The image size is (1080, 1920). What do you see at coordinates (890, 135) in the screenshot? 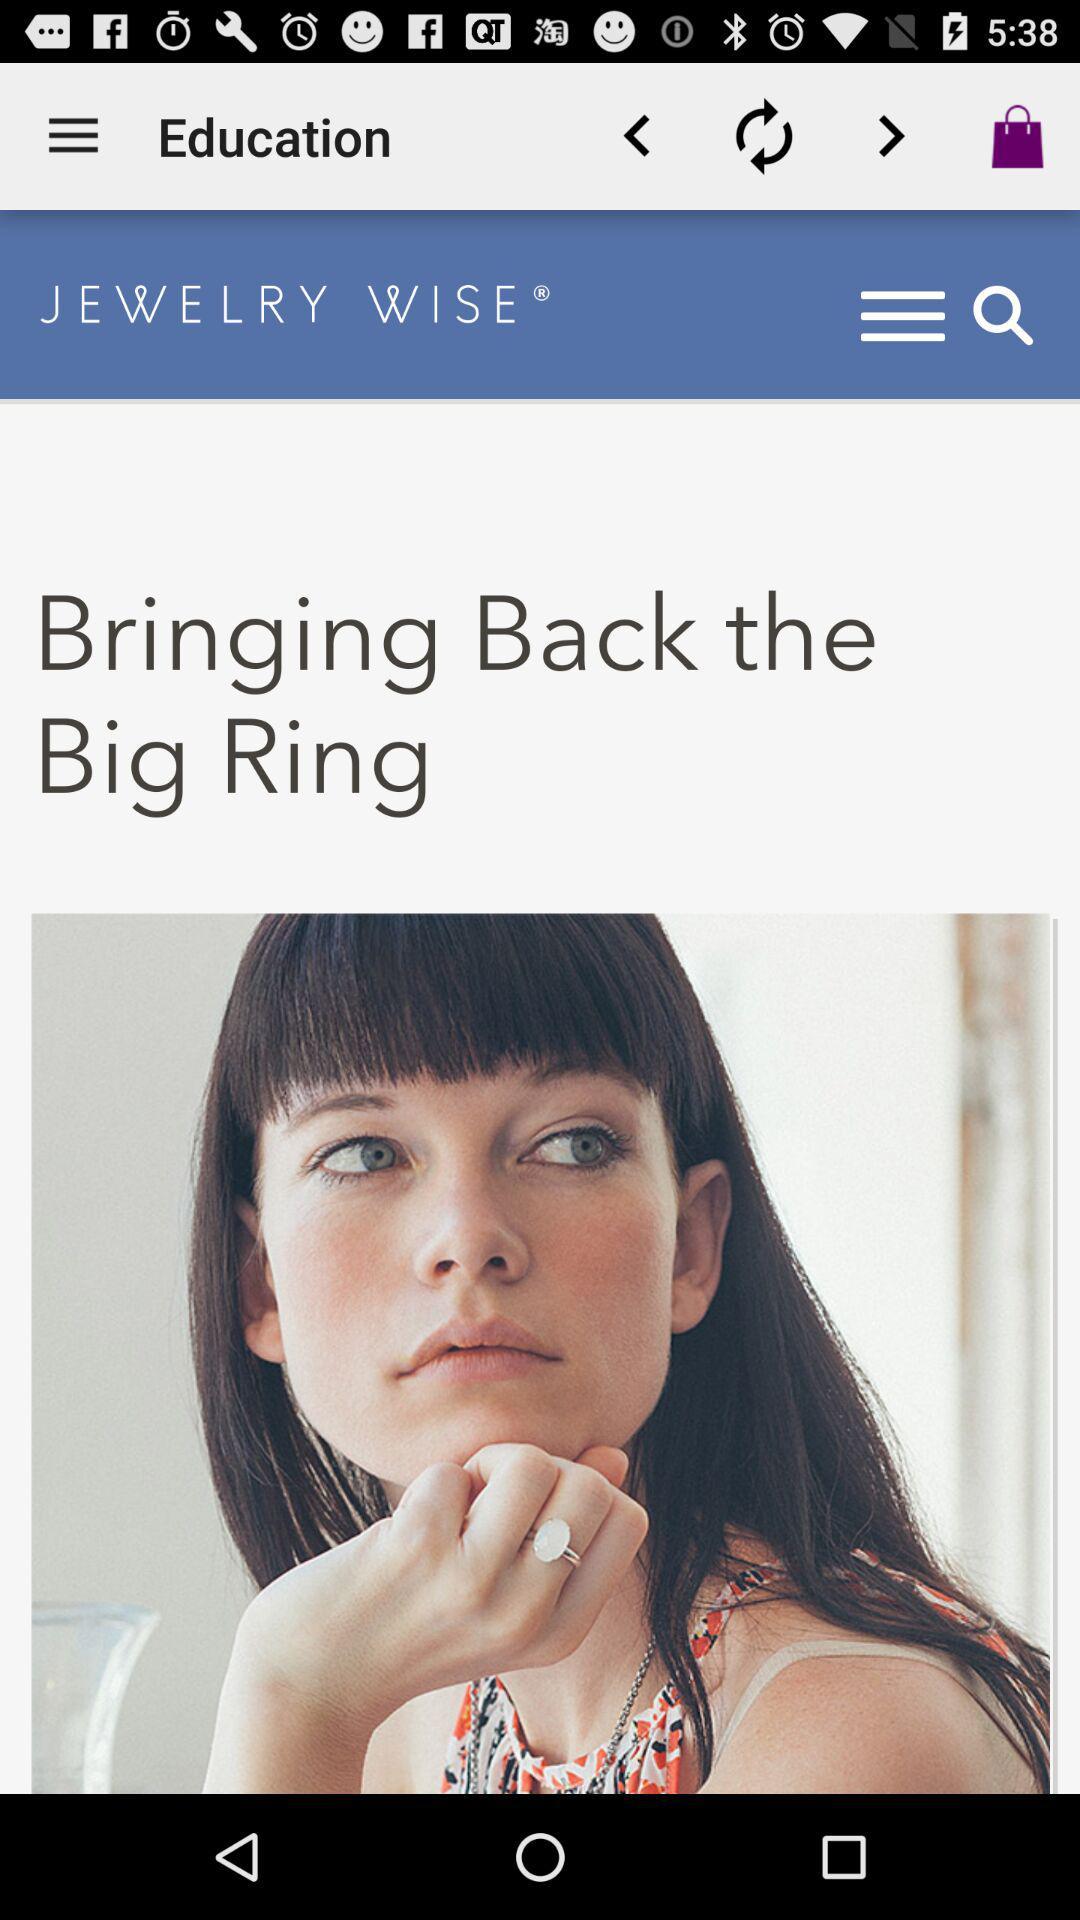
I see `lest pega` at bounding box center [890, 135].